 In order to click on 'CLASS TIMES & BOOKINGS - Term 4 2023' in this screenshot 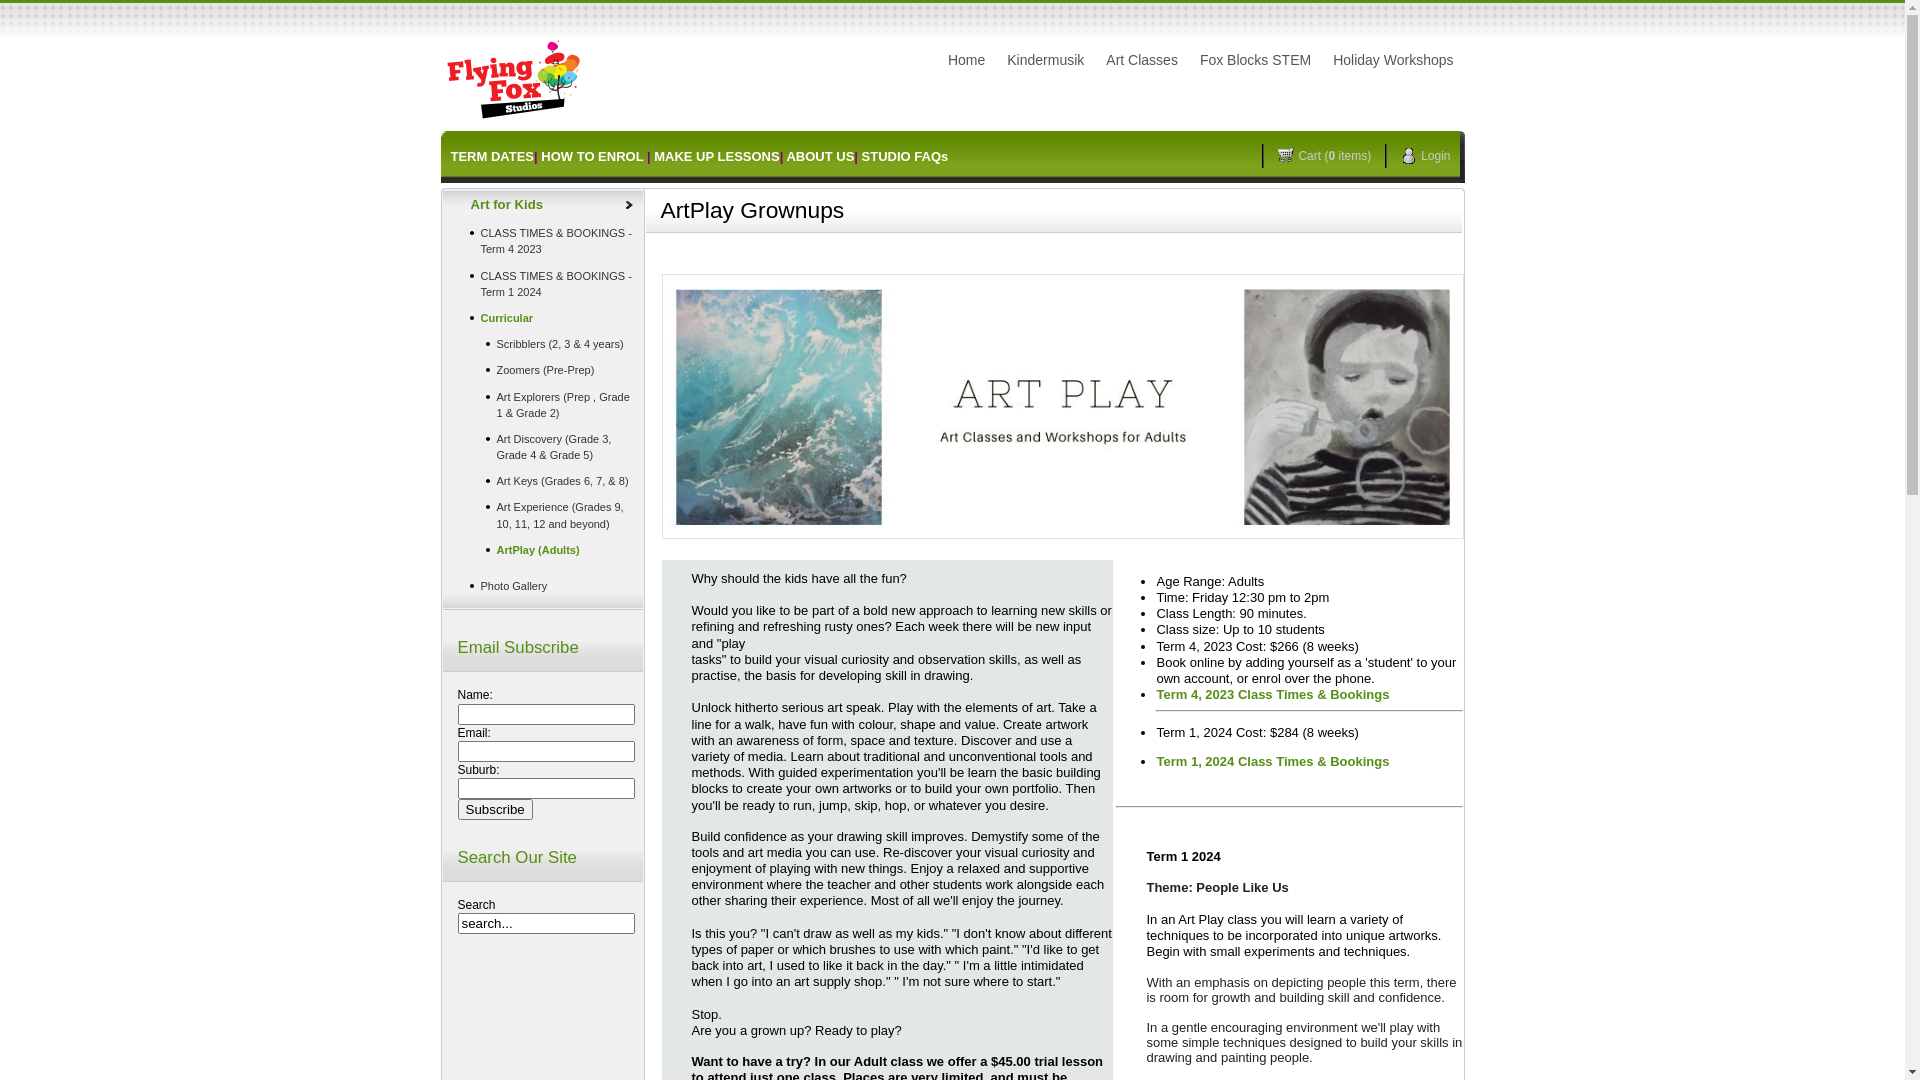, I will do `click(542, 239)`.